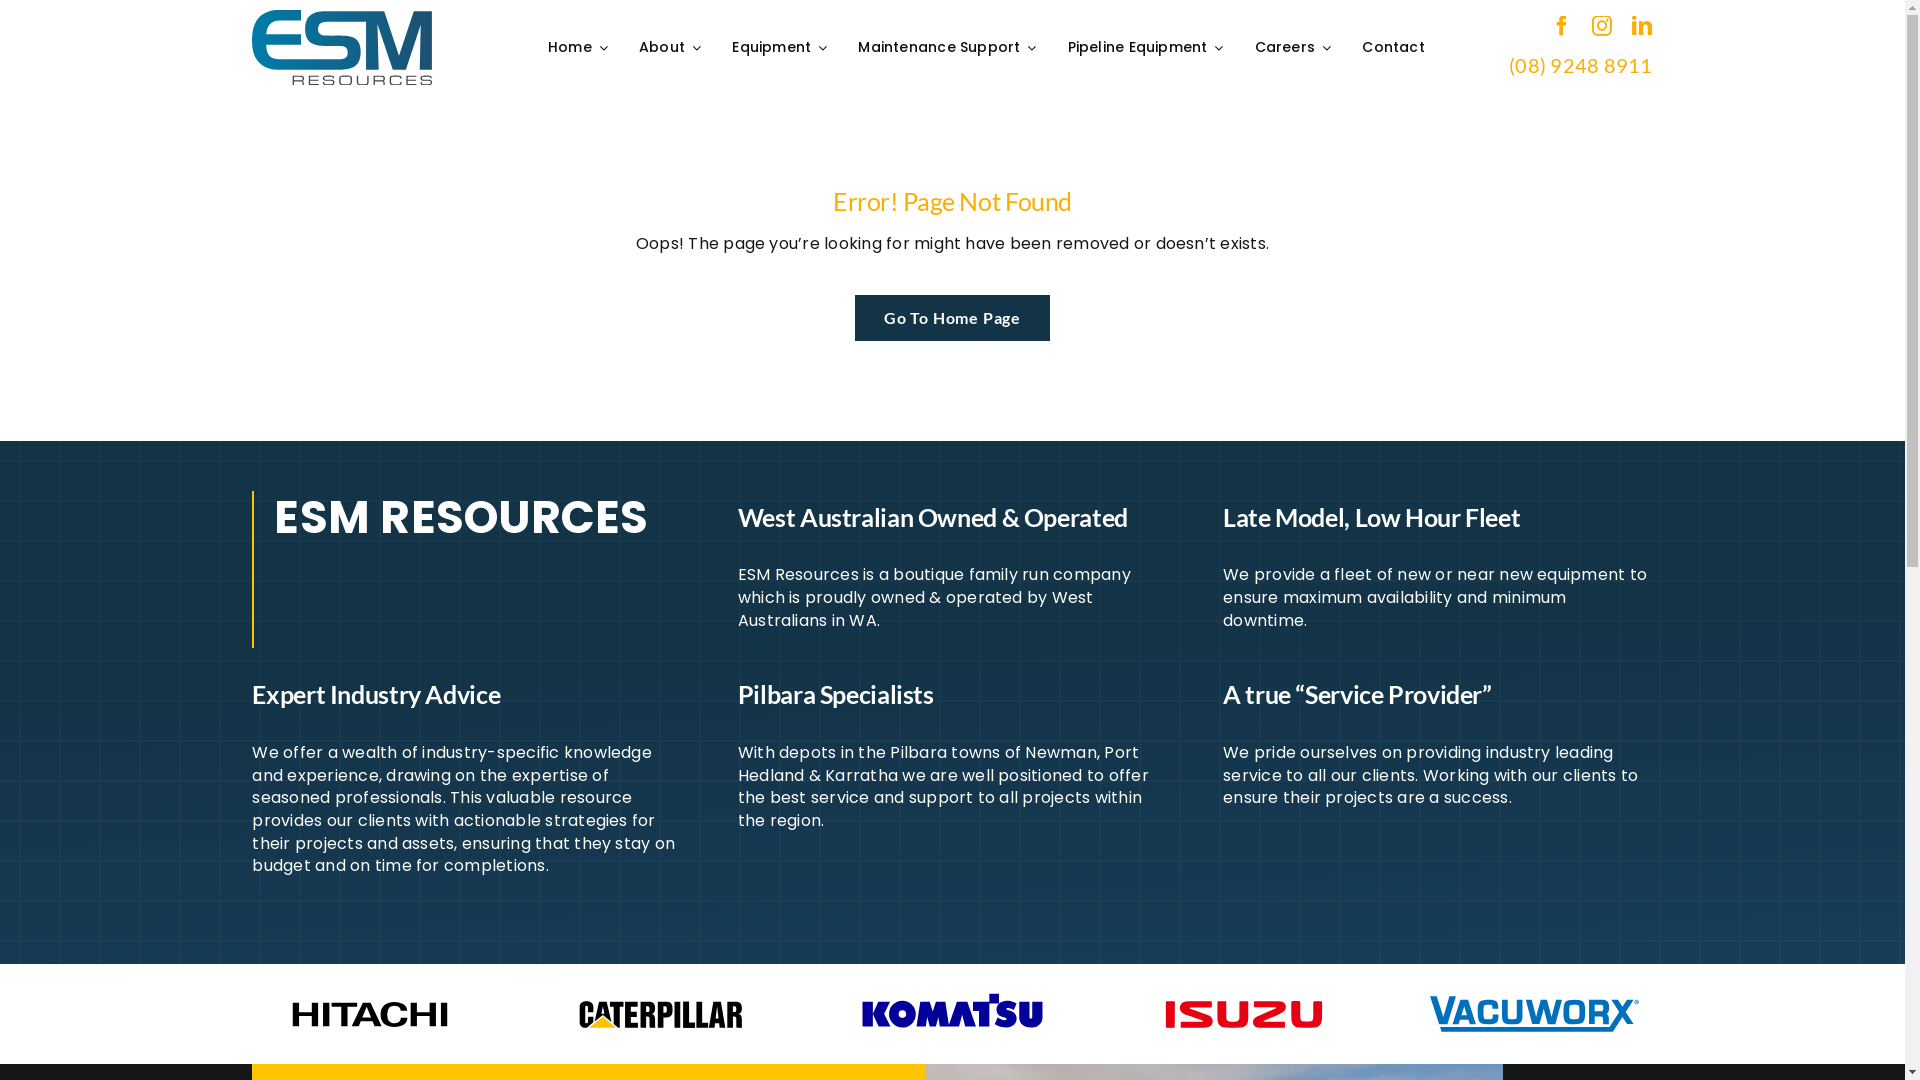 The width and height of the screenshot is (1920, 1080). I want to click on 'About', so click(672, 46).